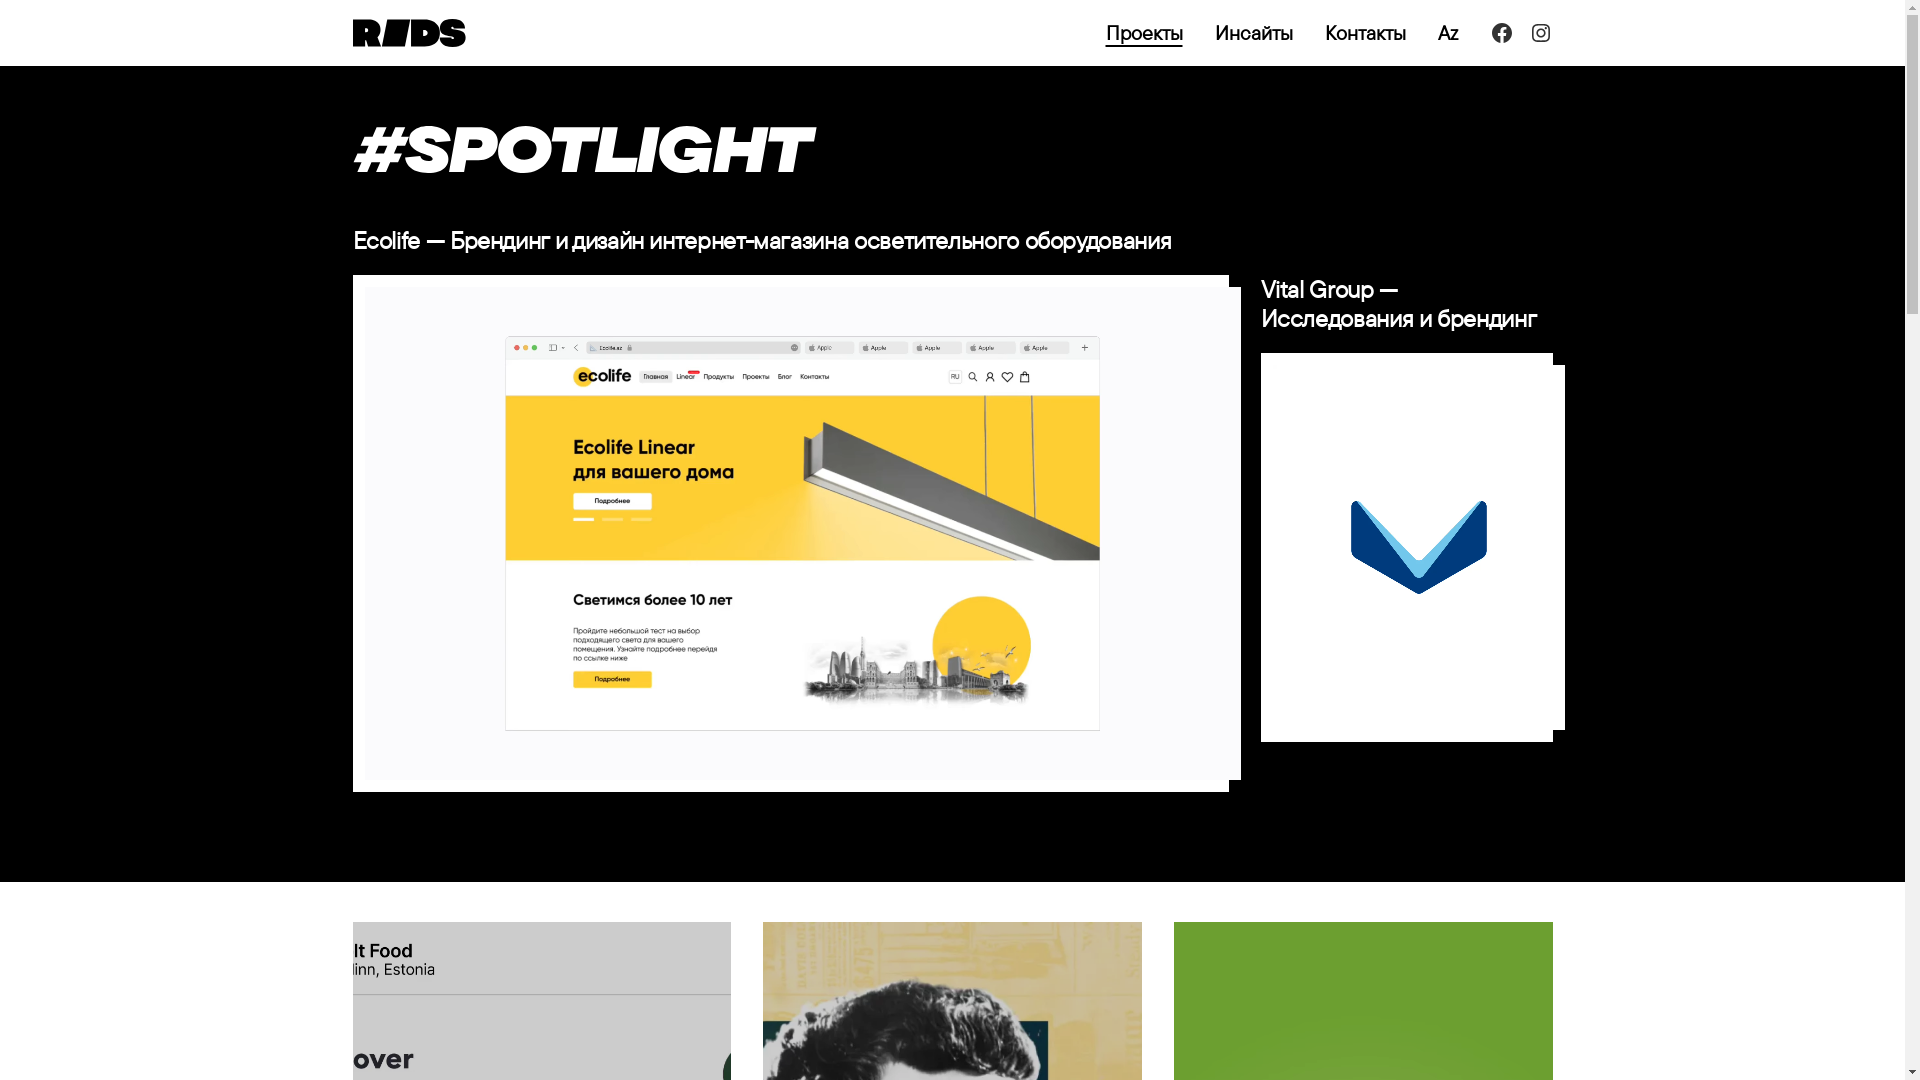 The width and height of the screenshot is (1920, 1080). Describe the element at coordinates (1448, 33) in the screenshot. I see `'Az'` at that location.